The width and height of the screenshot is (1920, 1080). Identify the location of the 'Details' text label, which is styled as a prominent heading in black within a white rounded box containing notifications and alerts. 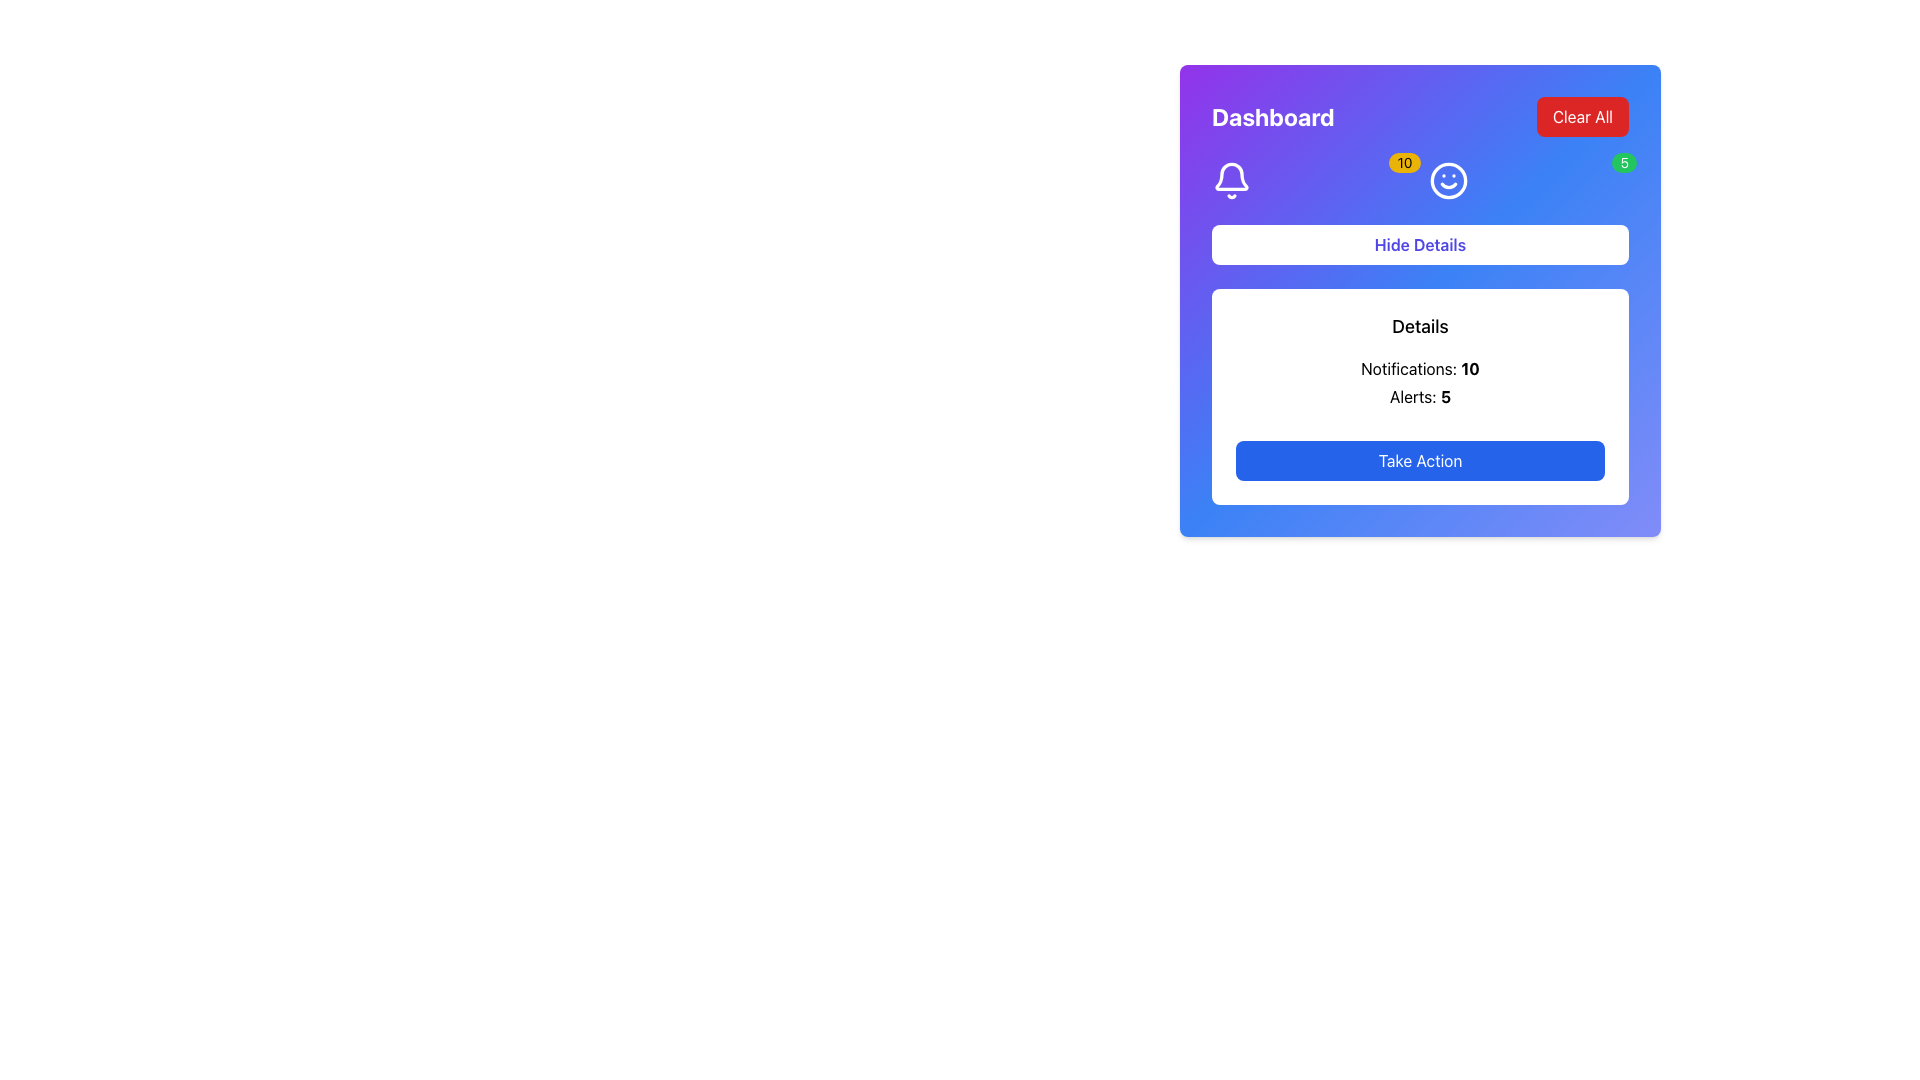
(1419, 326).